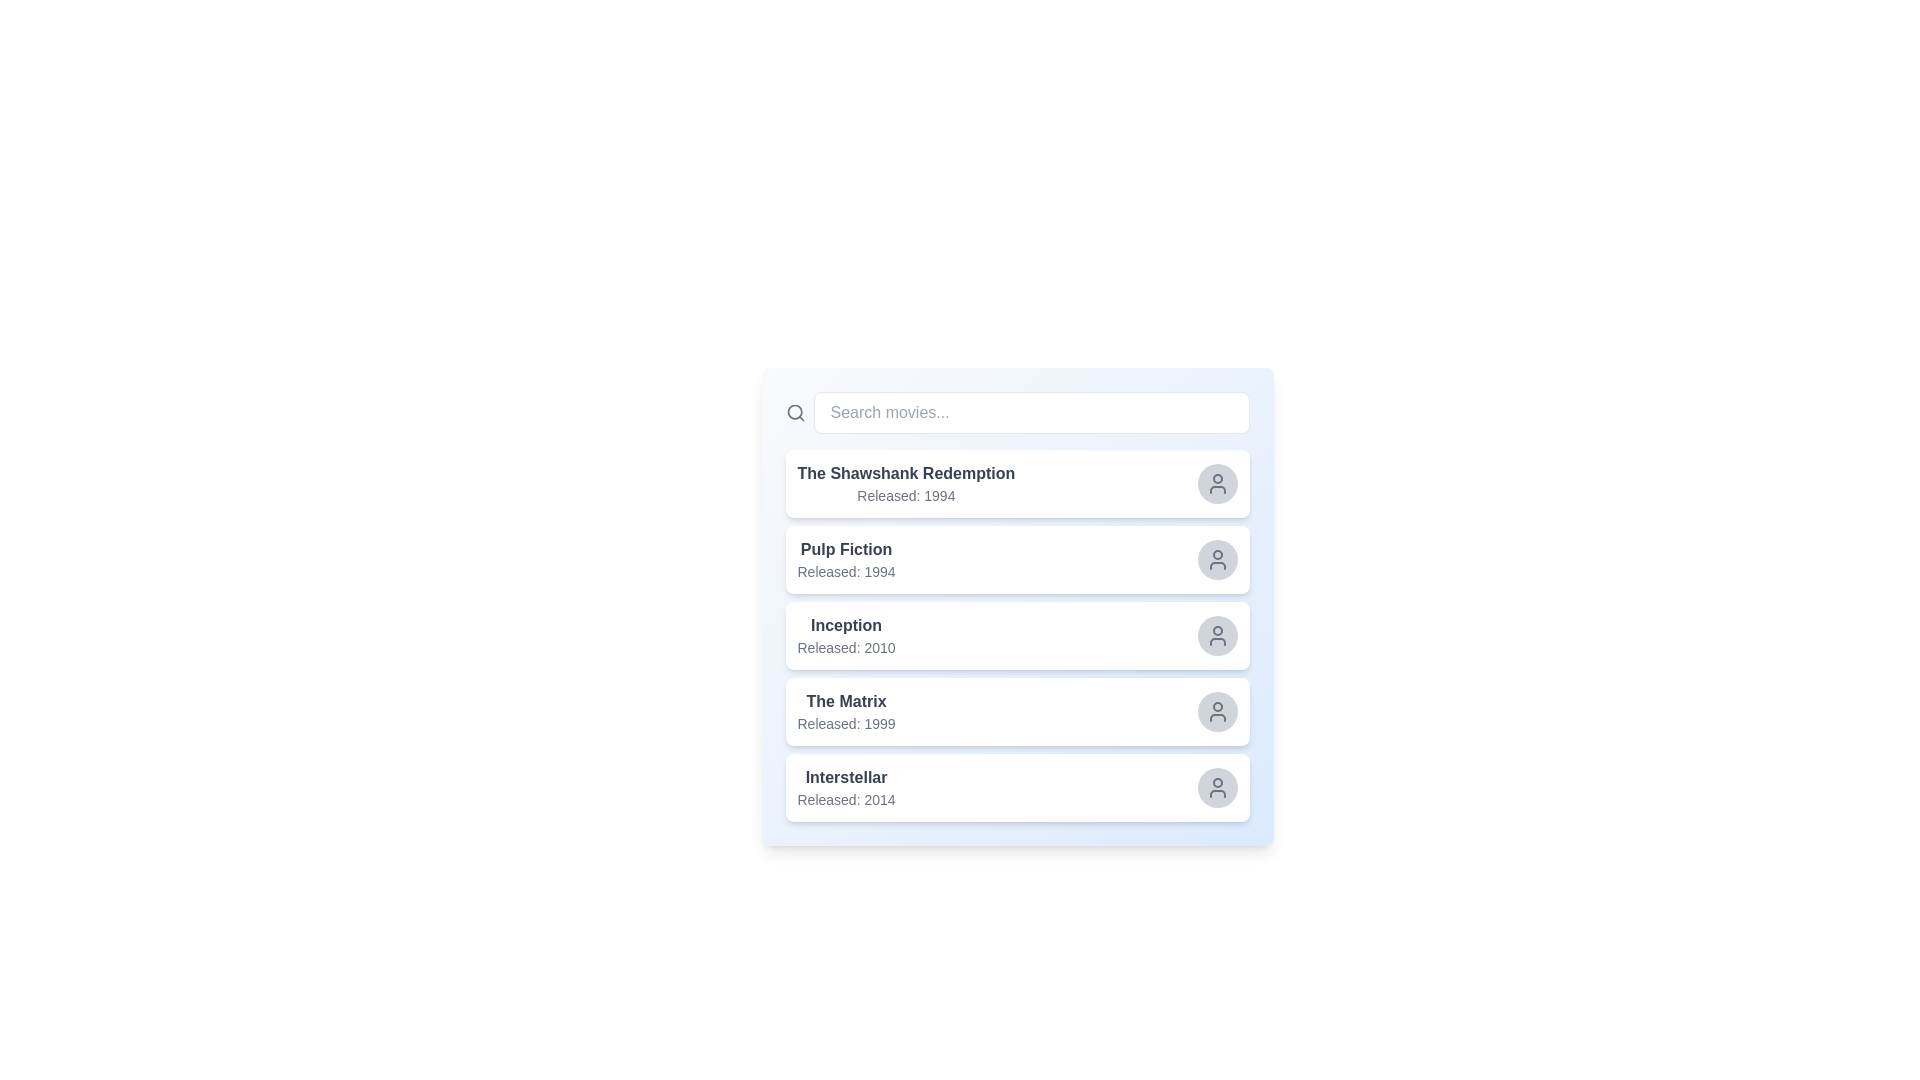 This screenshot has height=1080, width=1920. Describe the element at coordinates (1216, 559) in the screenshot. I see `the circular user-related button with a gray background located at the far-right end of the 'Pulp Fiction Released: 1994' card` at that location.